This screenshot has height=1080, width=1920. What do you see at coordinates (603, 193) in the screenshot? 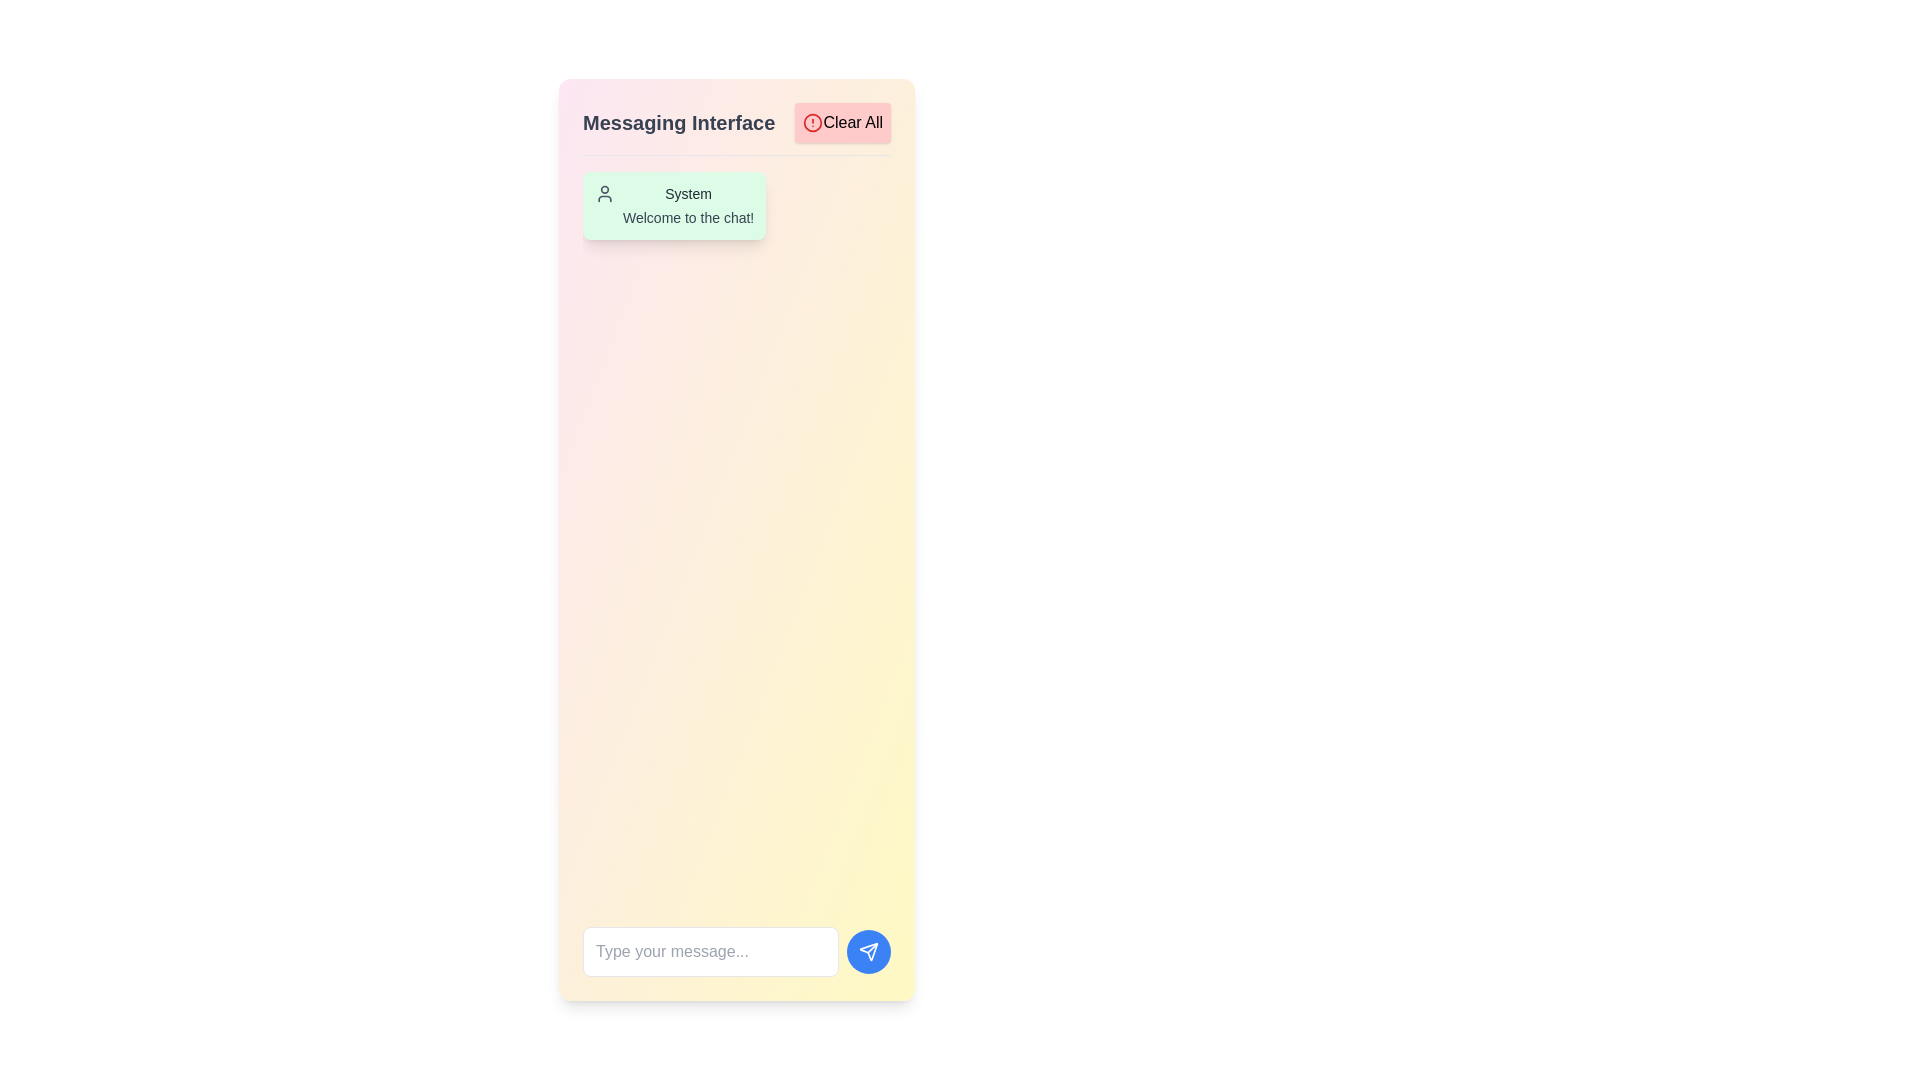
I see `the user icon located in the top-left corner of the light green notification, adjacent to the text 'System' and above 'Welcome to the chat!'` at bounding box center [603, 193].